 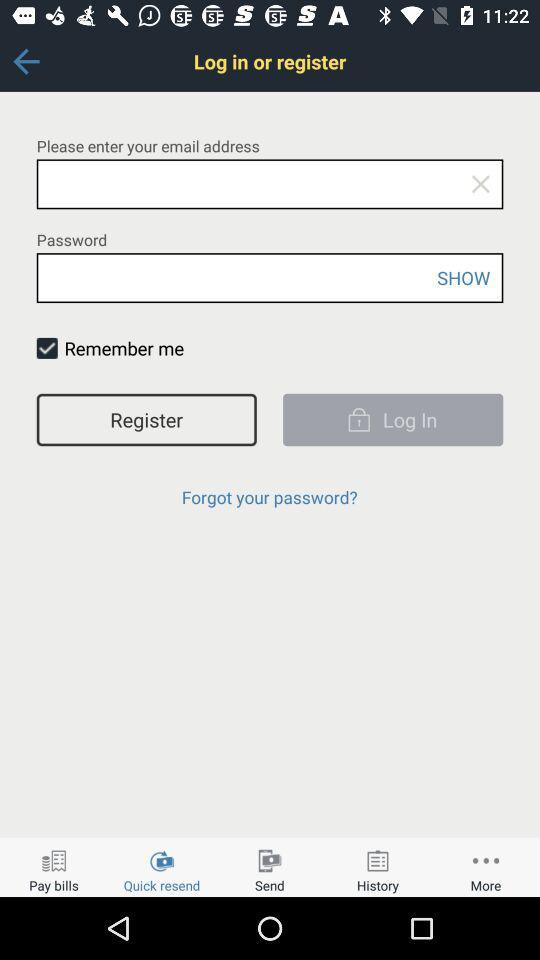 I want to click on item below the please enter your, so click(x=479, y=184).